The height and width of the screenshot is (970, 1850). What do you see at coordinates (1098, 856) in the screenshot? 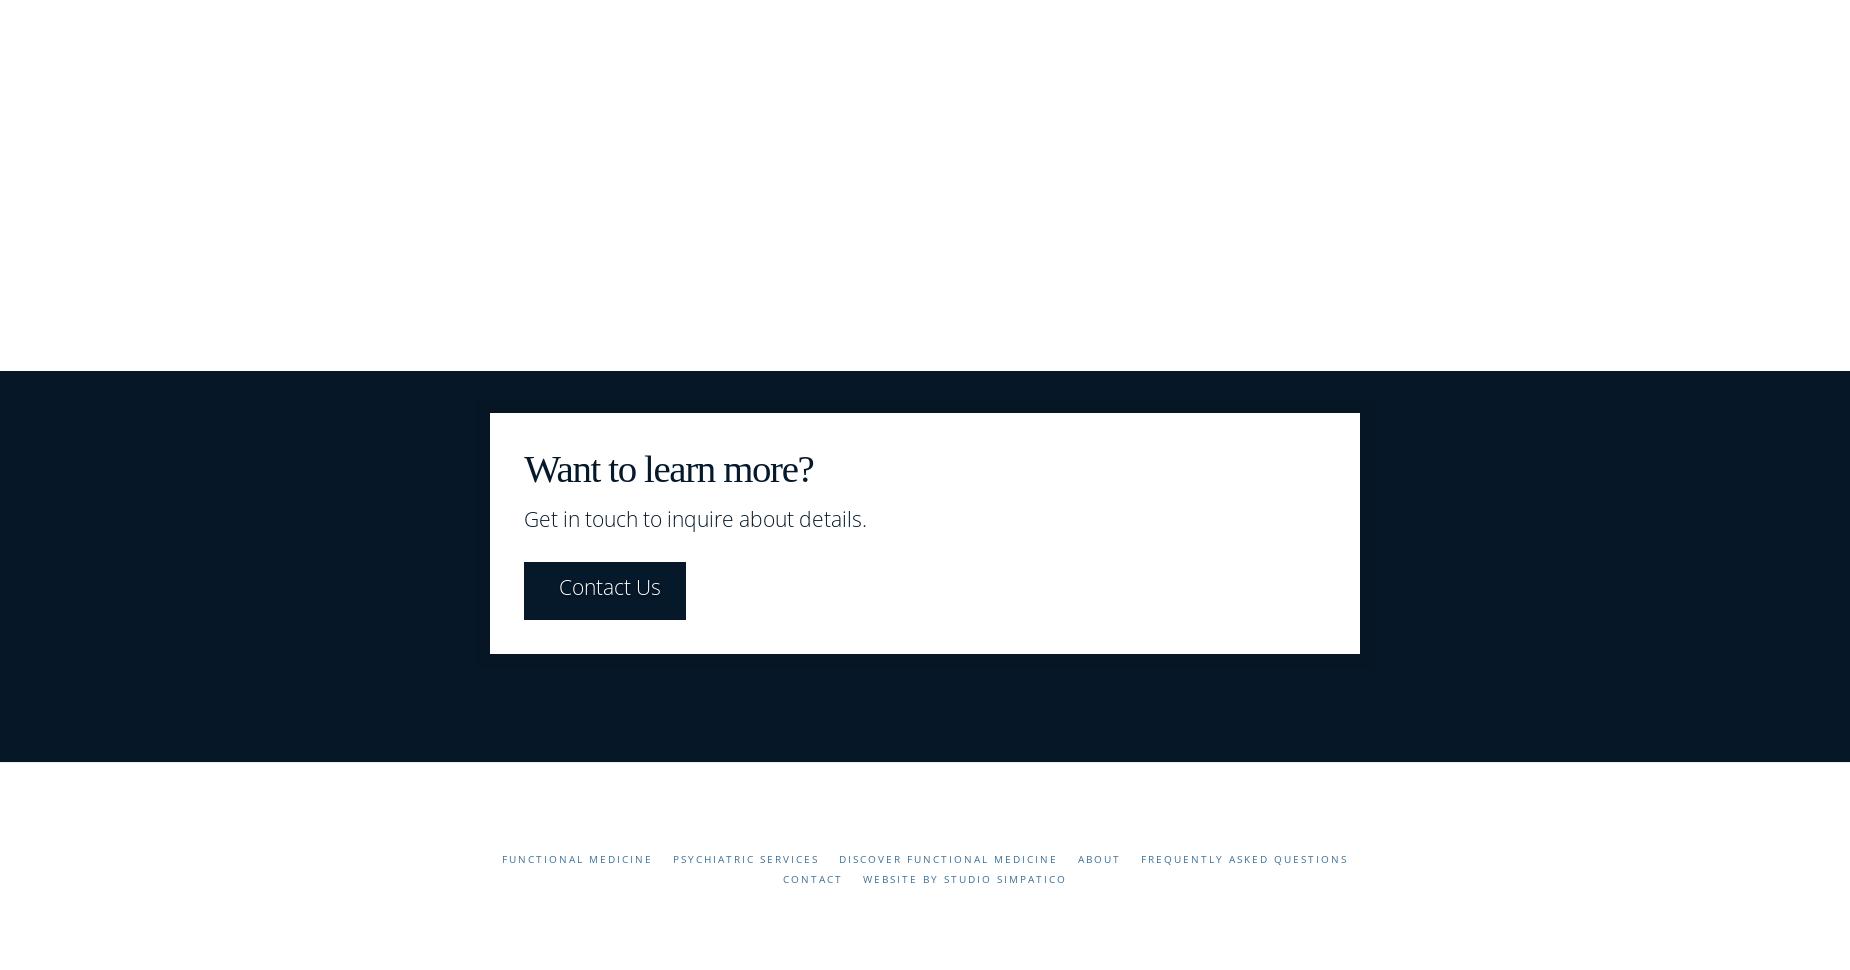
I see `'About'` at bounding box center [1098, 856].